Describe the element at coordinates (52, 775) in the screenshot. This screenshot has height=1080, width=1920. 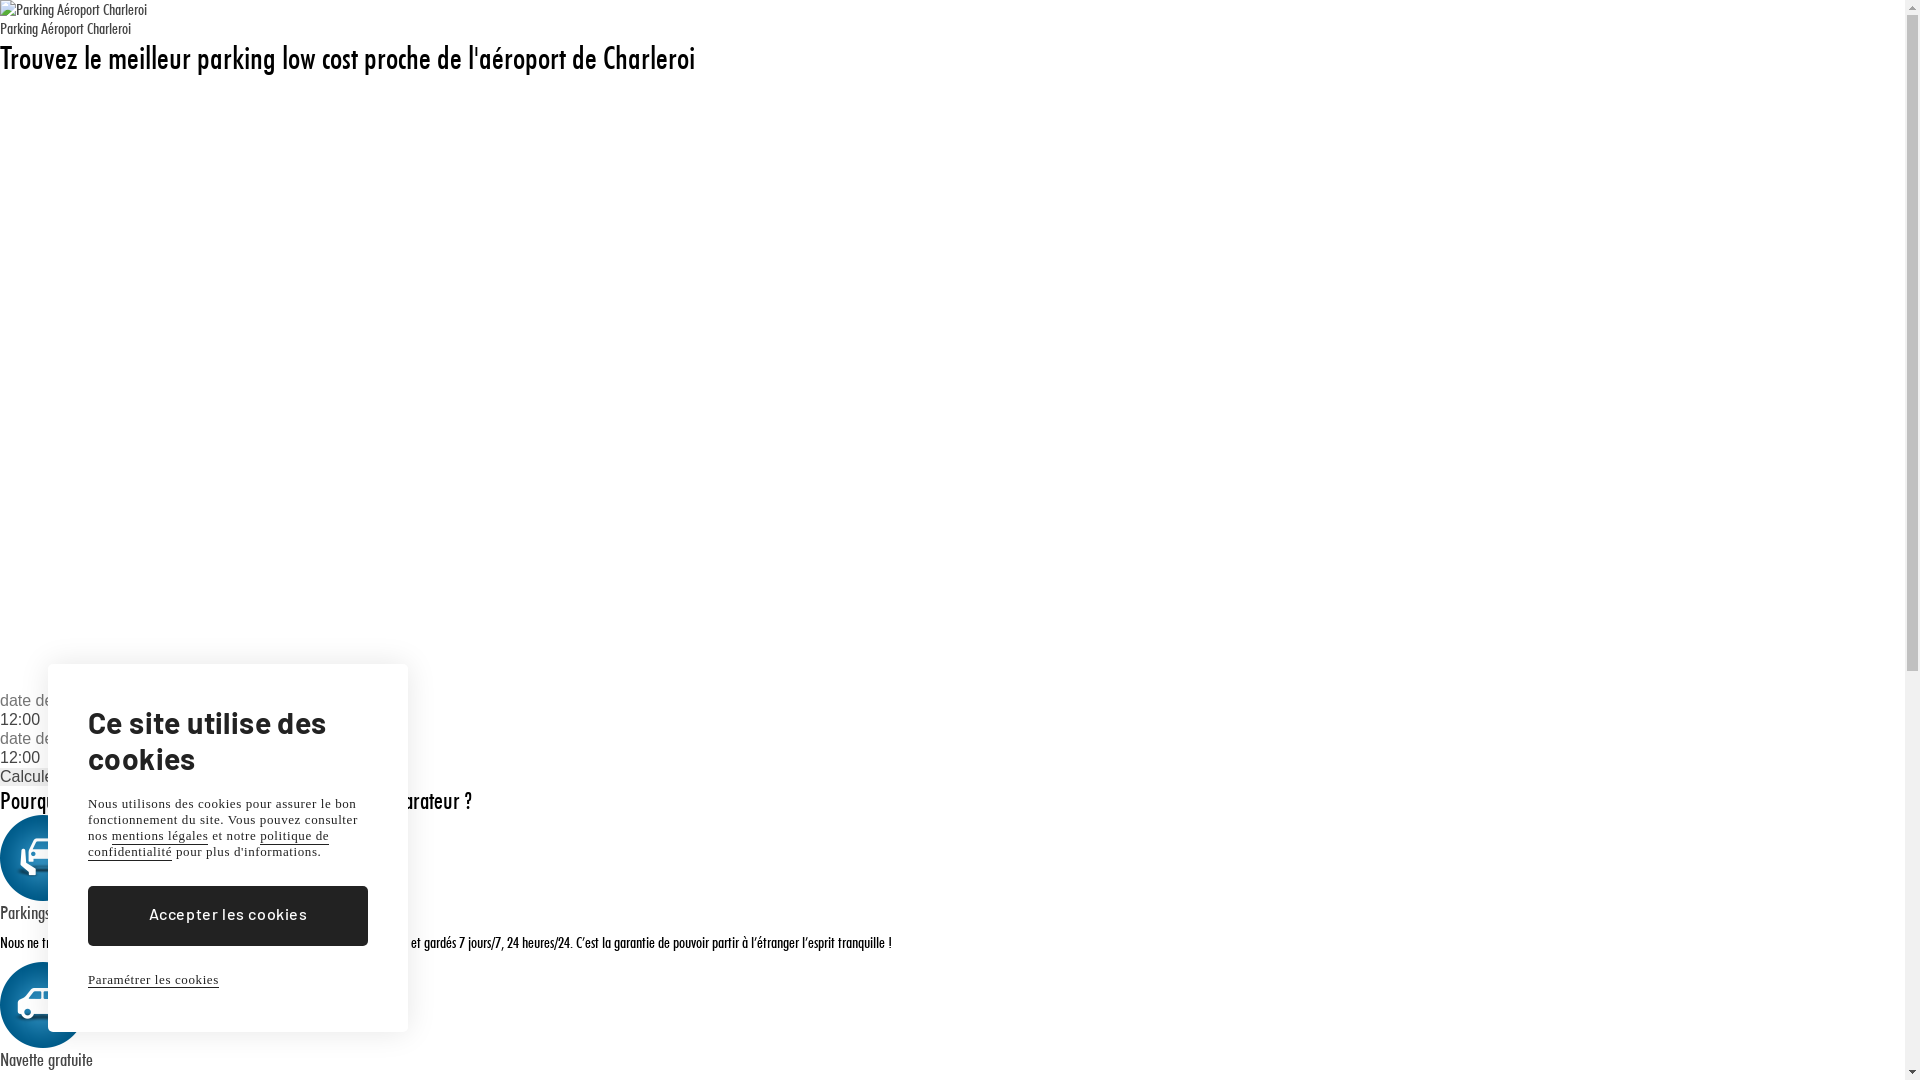
I see `'Calculer le prix'` at that location.